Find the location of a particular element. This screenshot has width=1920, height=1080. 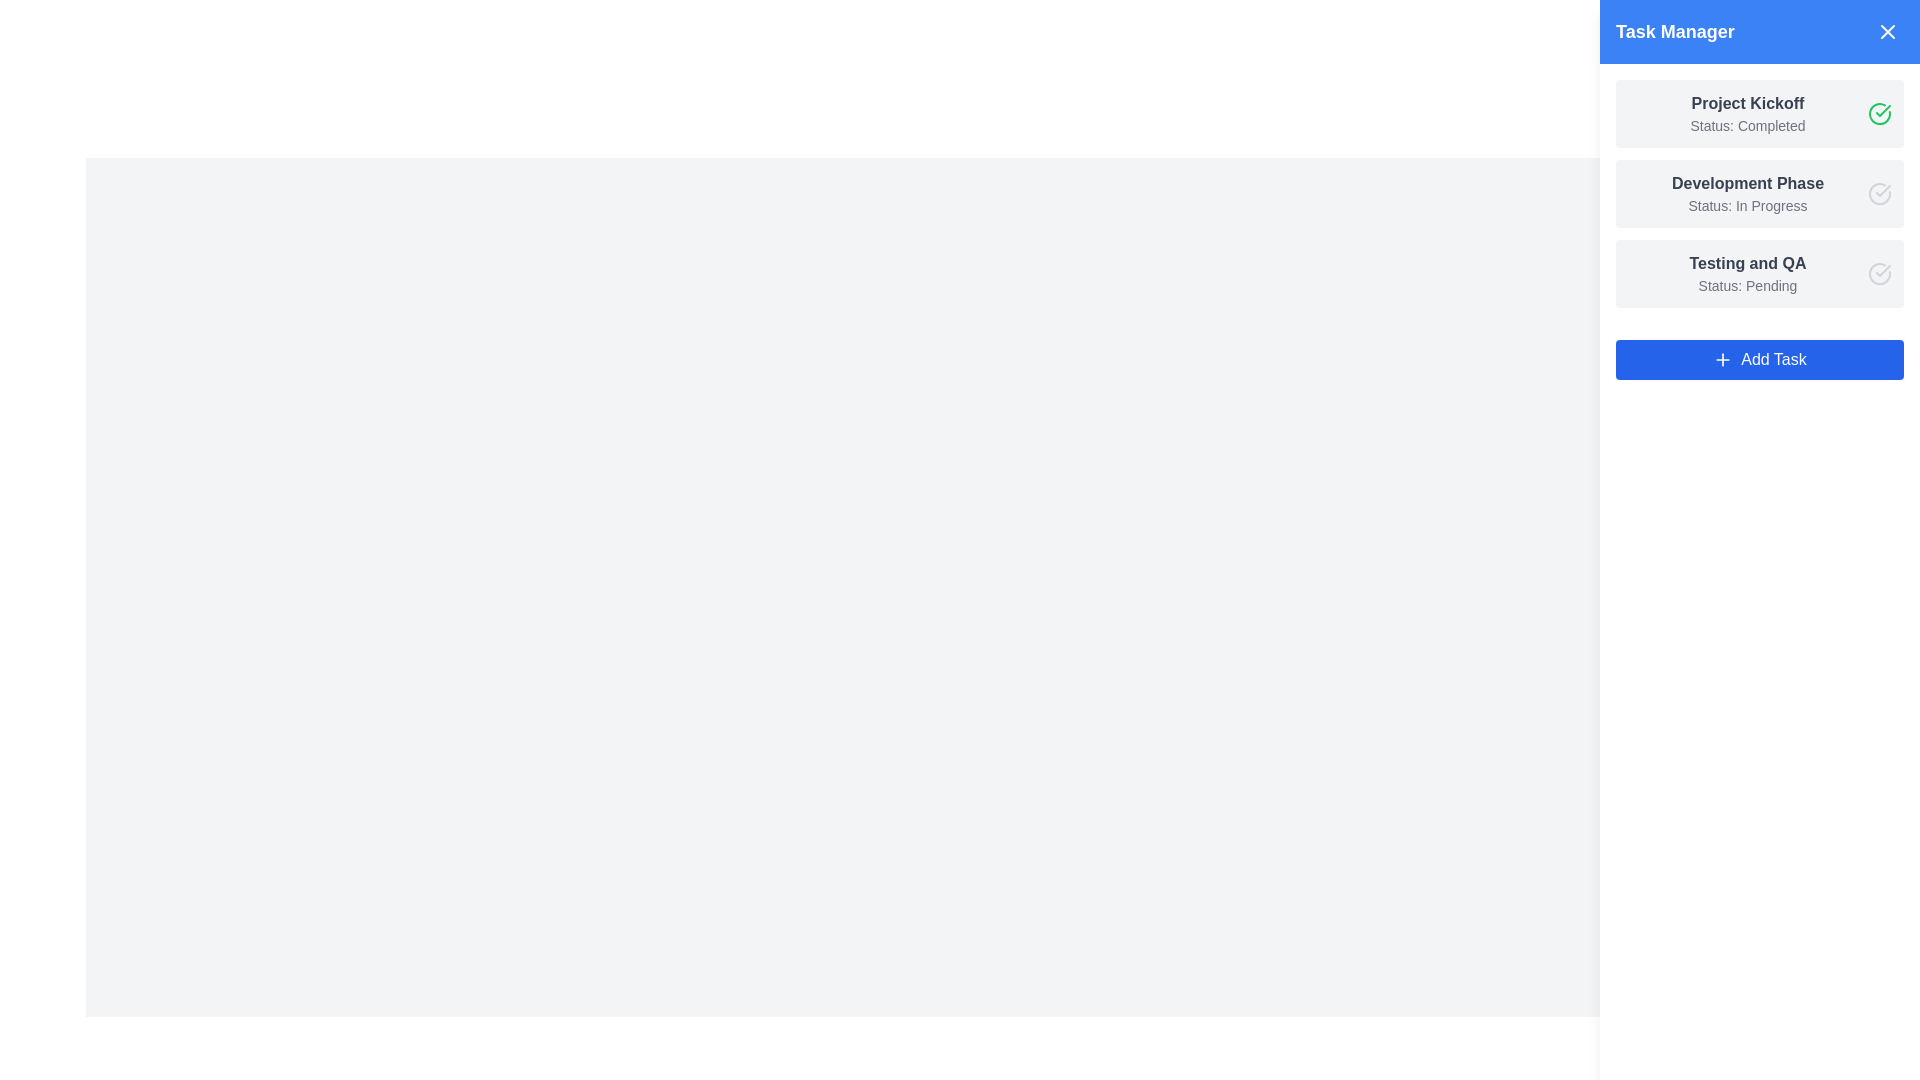

the 'Testing and QA' text label in the Task Manager panel, which serves as a title for a specific task or phase is located at coordinates (1746, 262).